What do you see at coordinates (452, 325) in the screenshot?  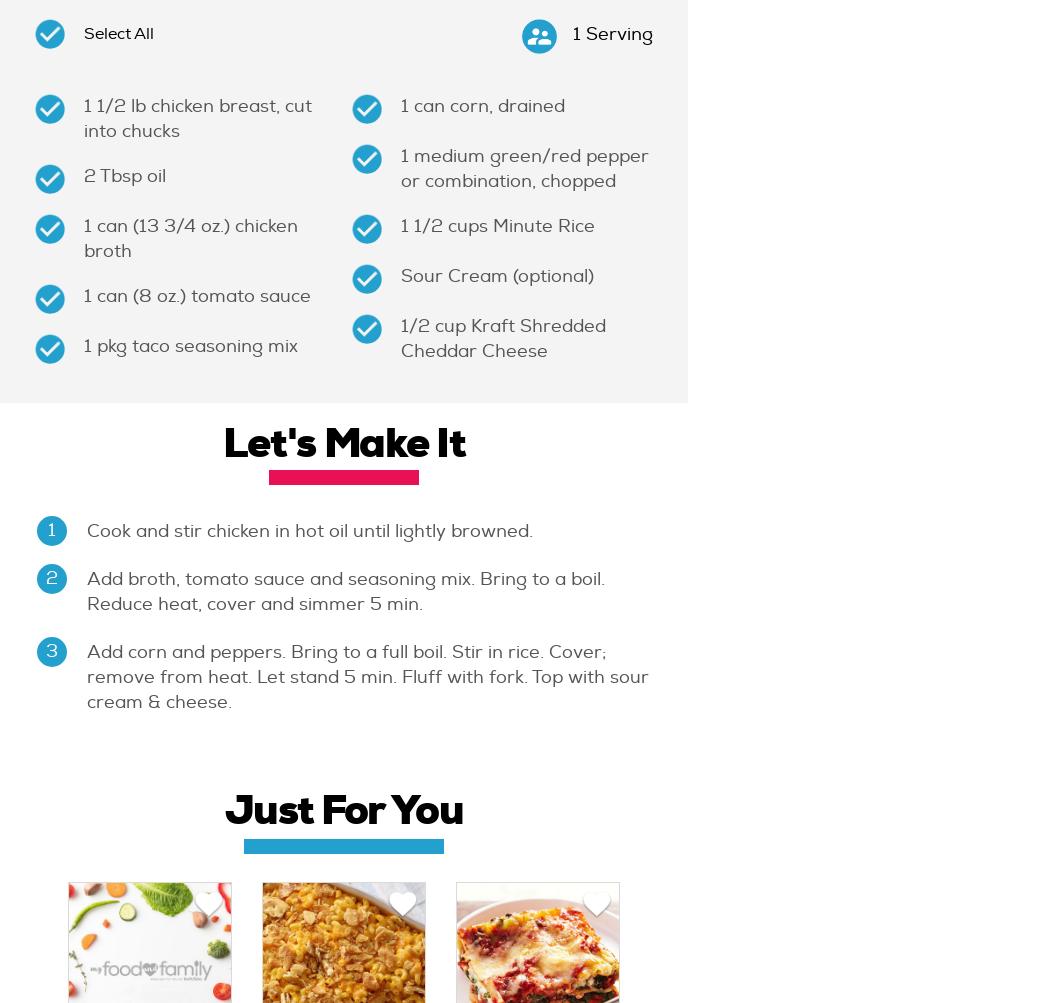 I see `'cup'` at bounding box center [452, 325].